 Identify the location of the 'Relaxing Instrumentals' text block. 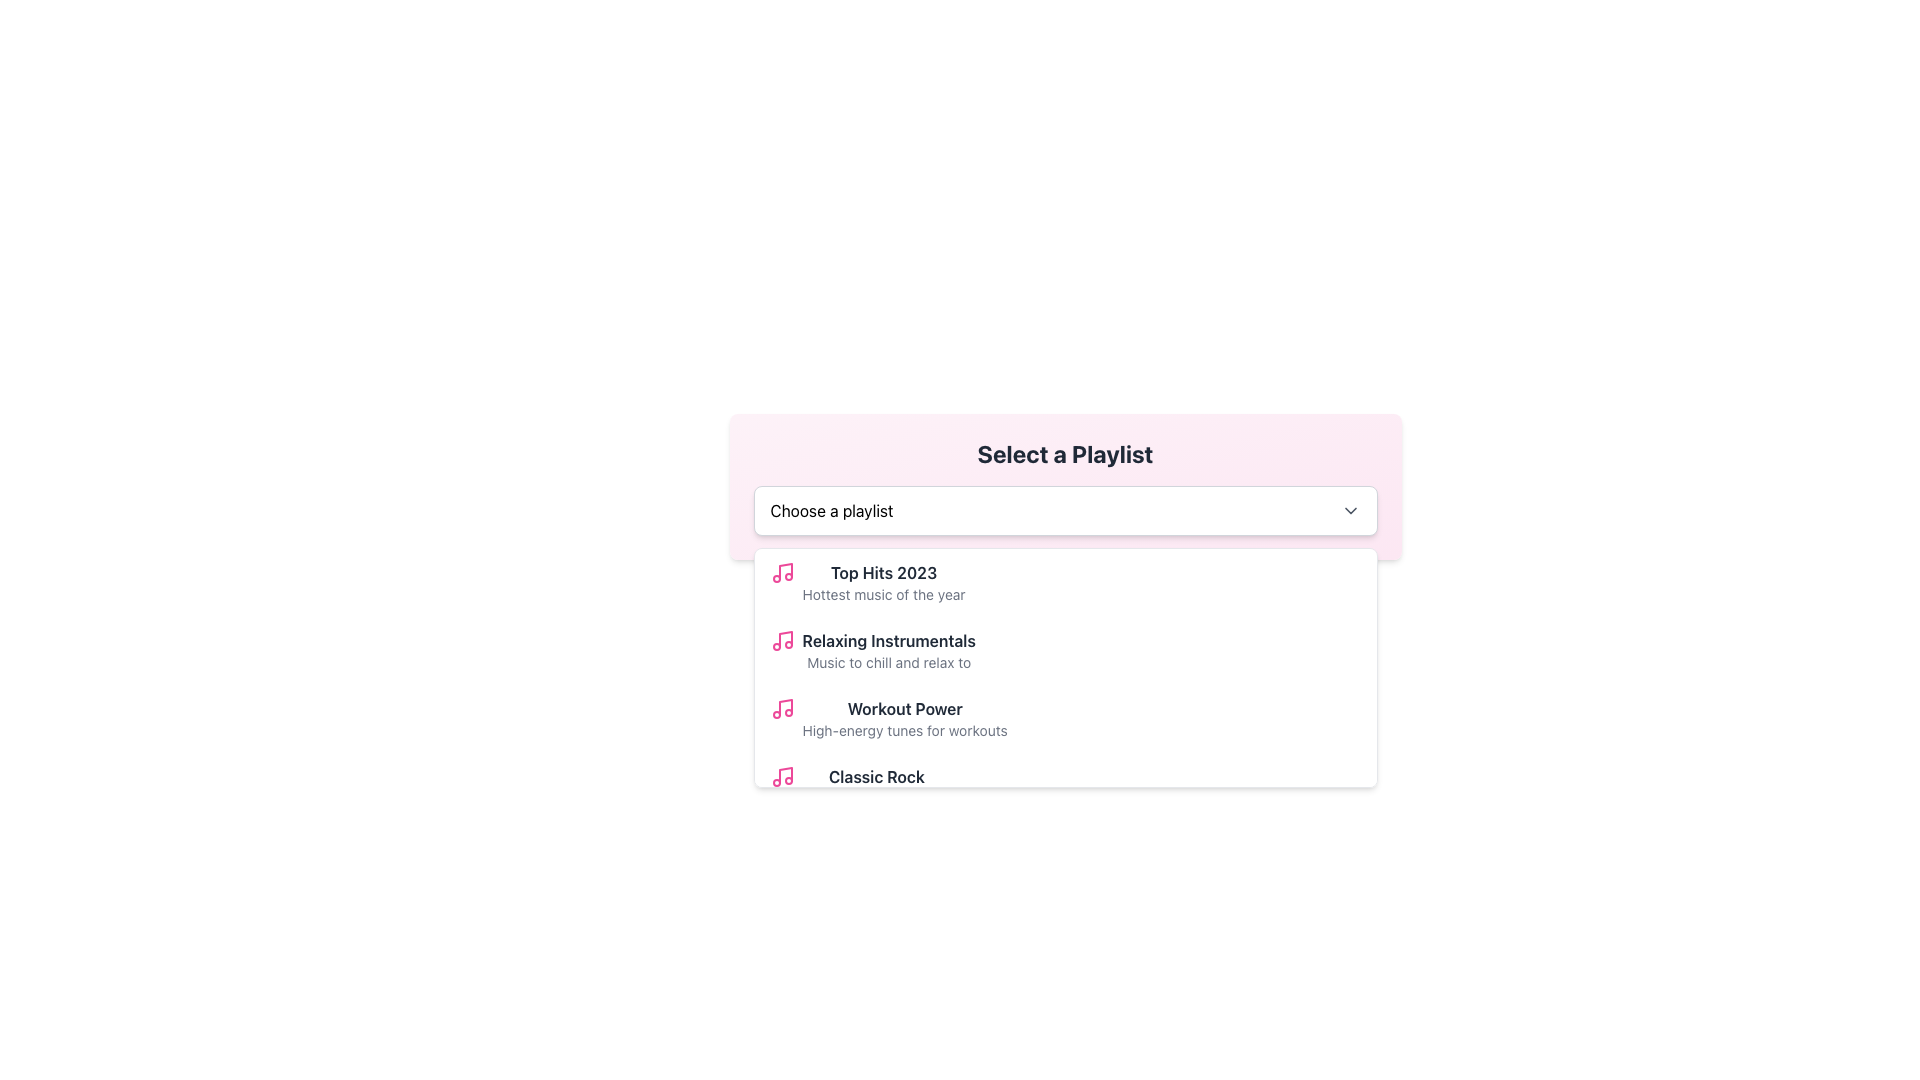
(887, 651).